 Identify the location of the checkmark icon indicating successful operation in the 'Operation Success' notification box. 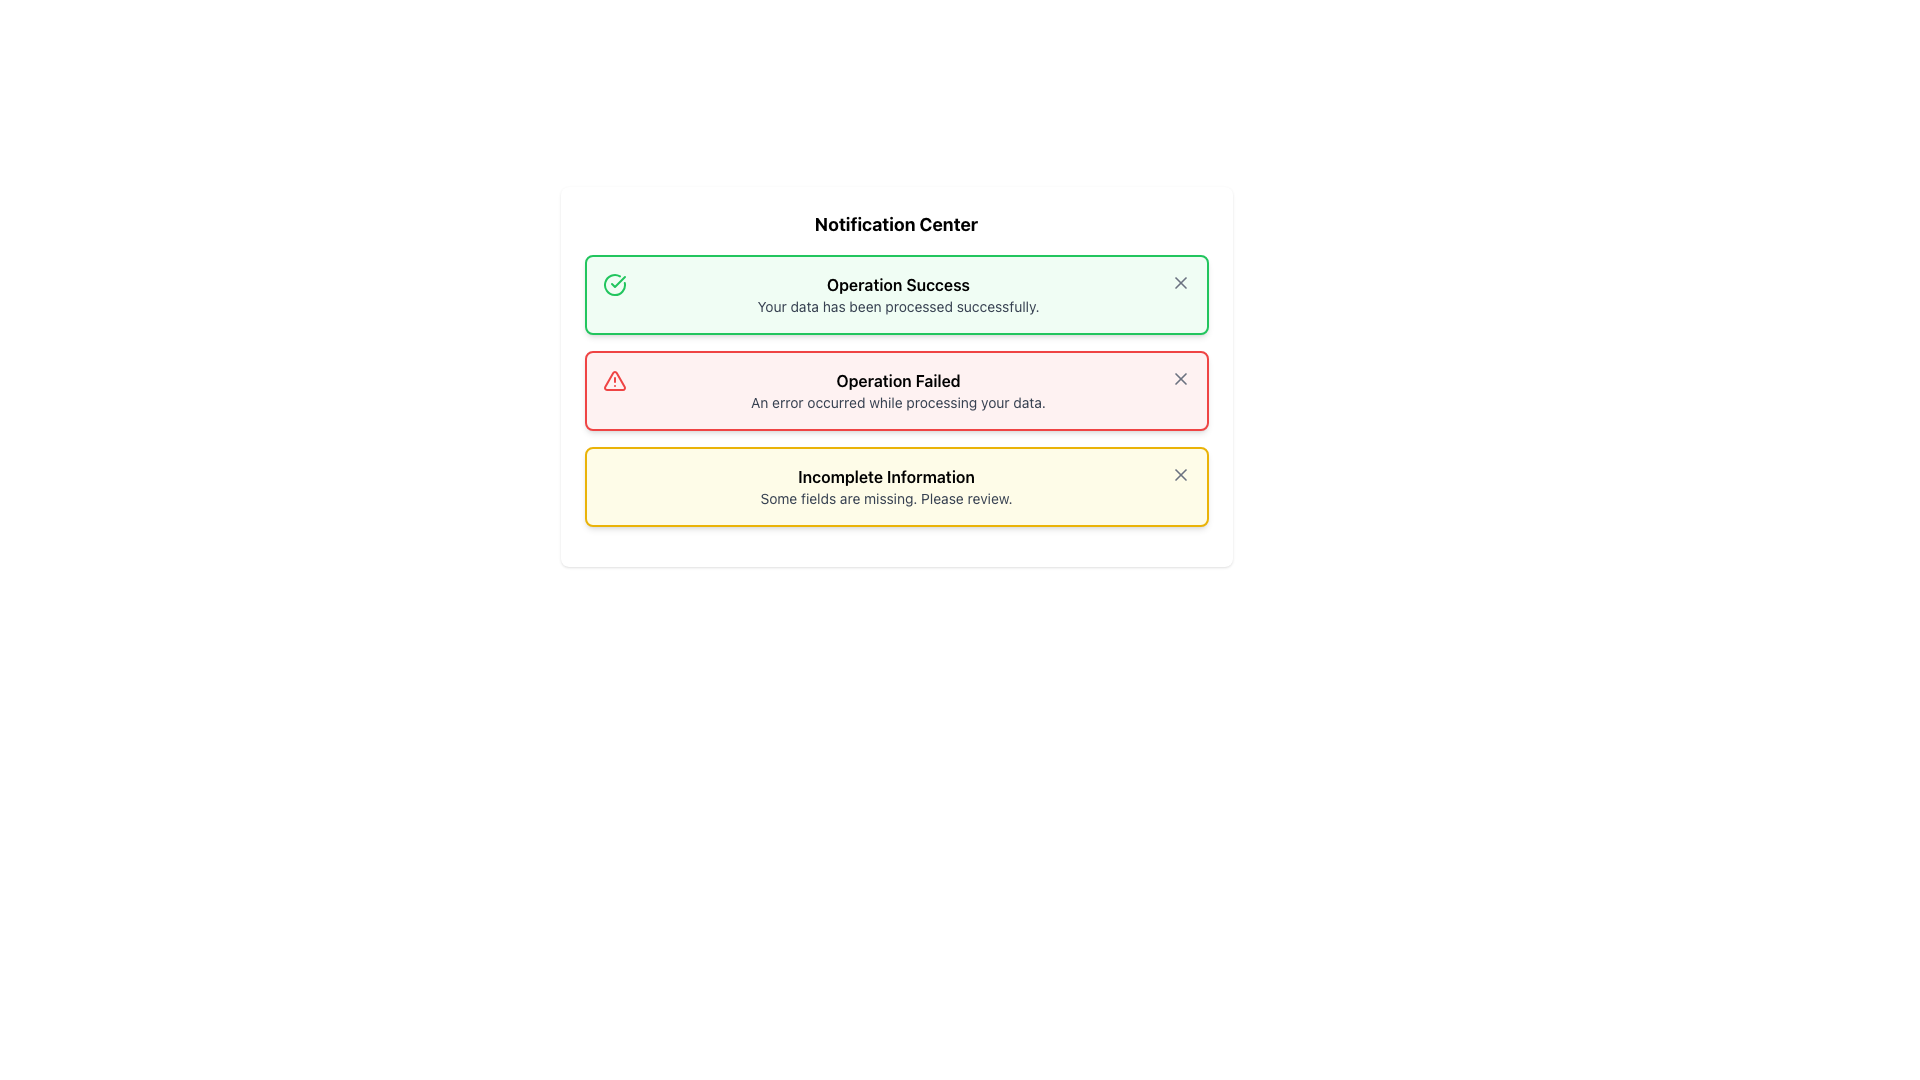
(617, 281).